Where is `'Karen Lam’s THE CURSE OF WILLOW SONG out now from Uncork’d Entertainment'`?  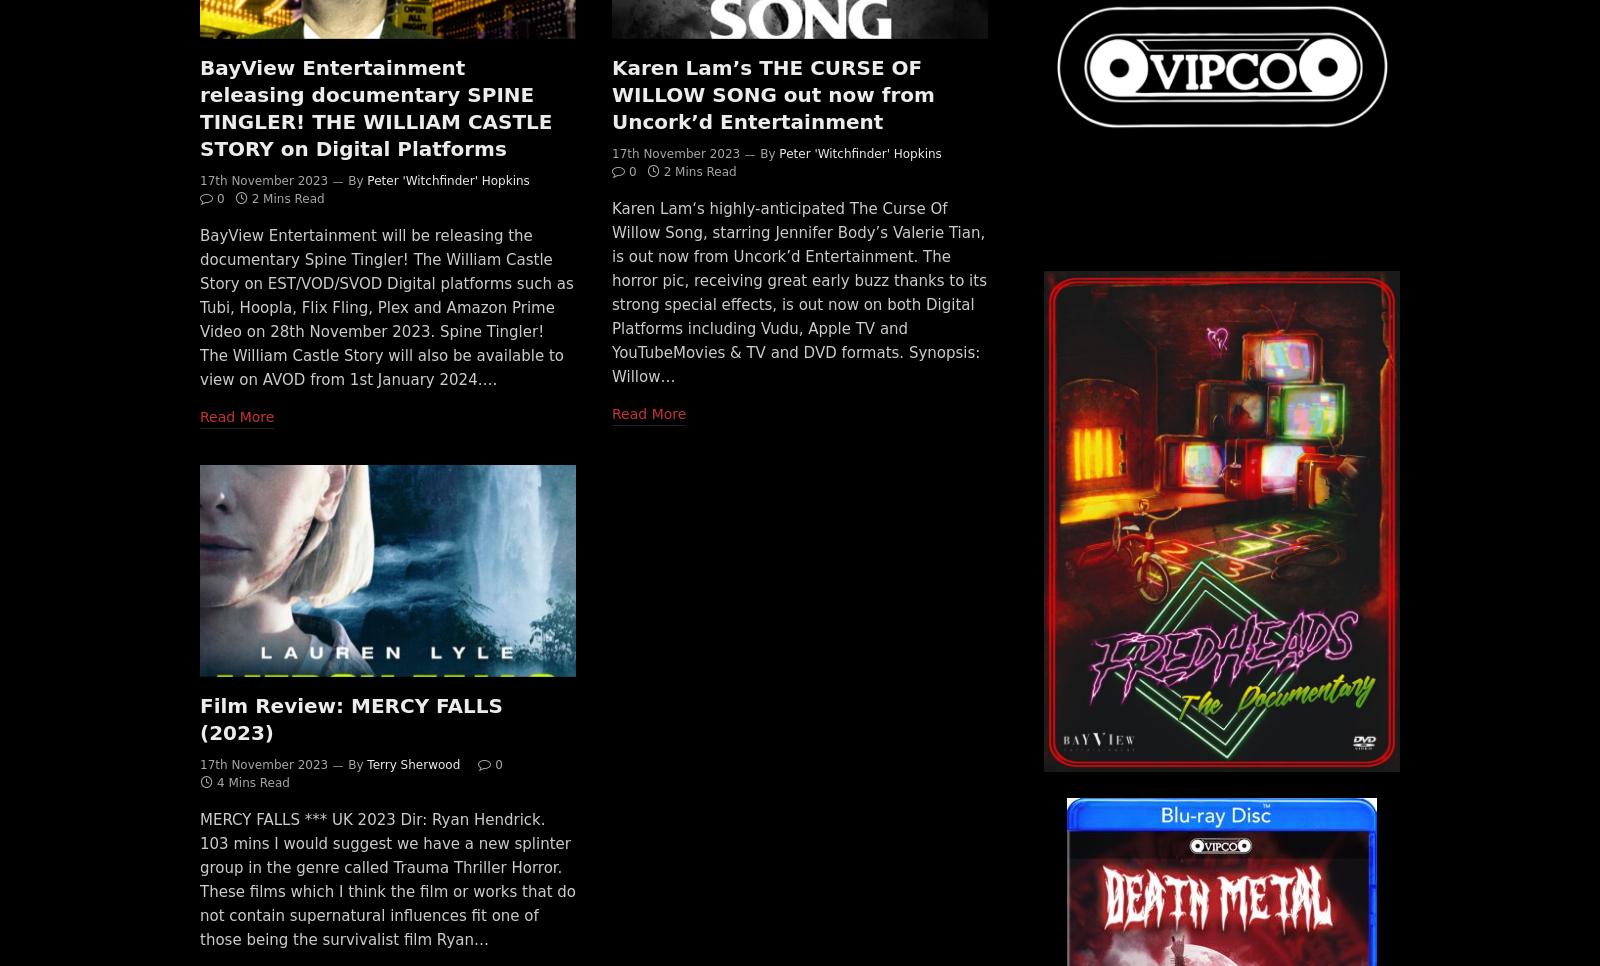
'Karen Lam’s THE CURSE OF WILLOW SONG out now from Uncork’d Entertainment' is located at coordinates (772, 92).